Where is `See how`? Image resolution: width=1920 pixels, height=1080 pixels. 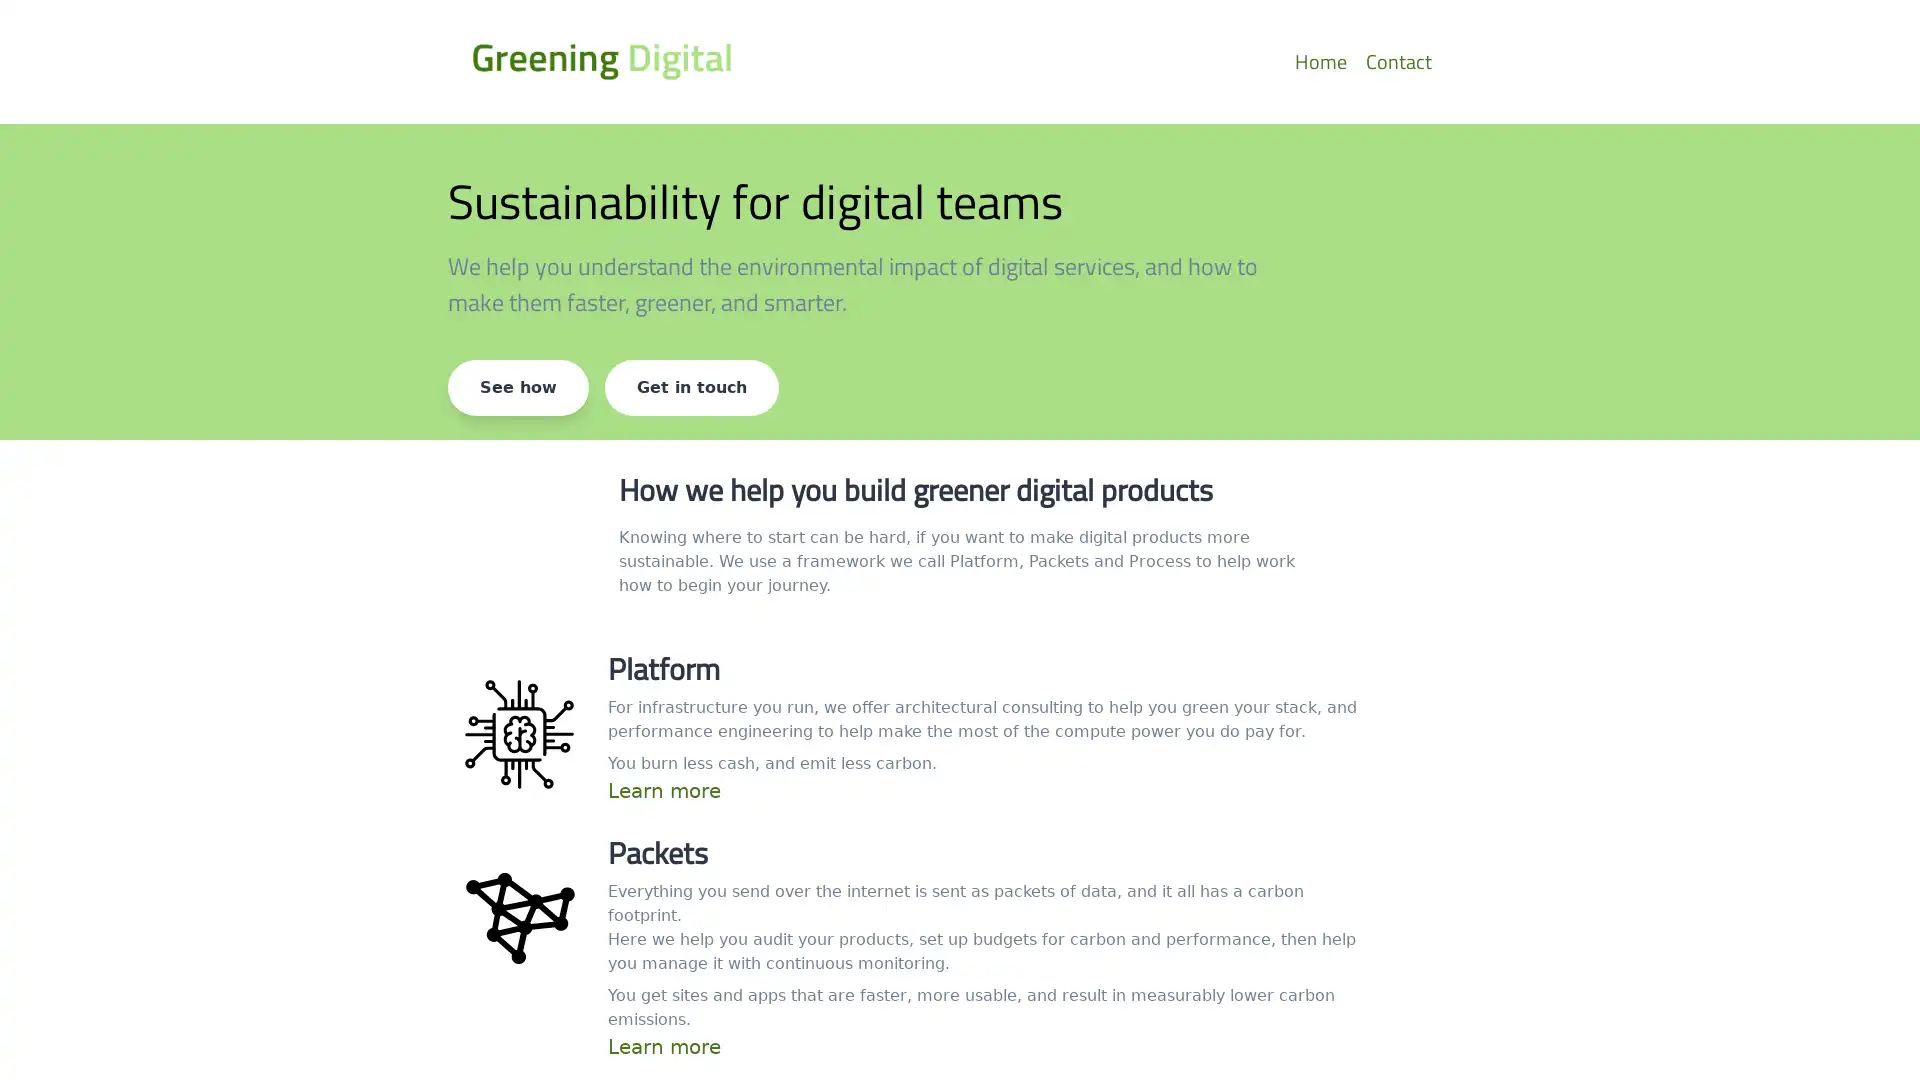 See how is located at coordinates (518, 388).